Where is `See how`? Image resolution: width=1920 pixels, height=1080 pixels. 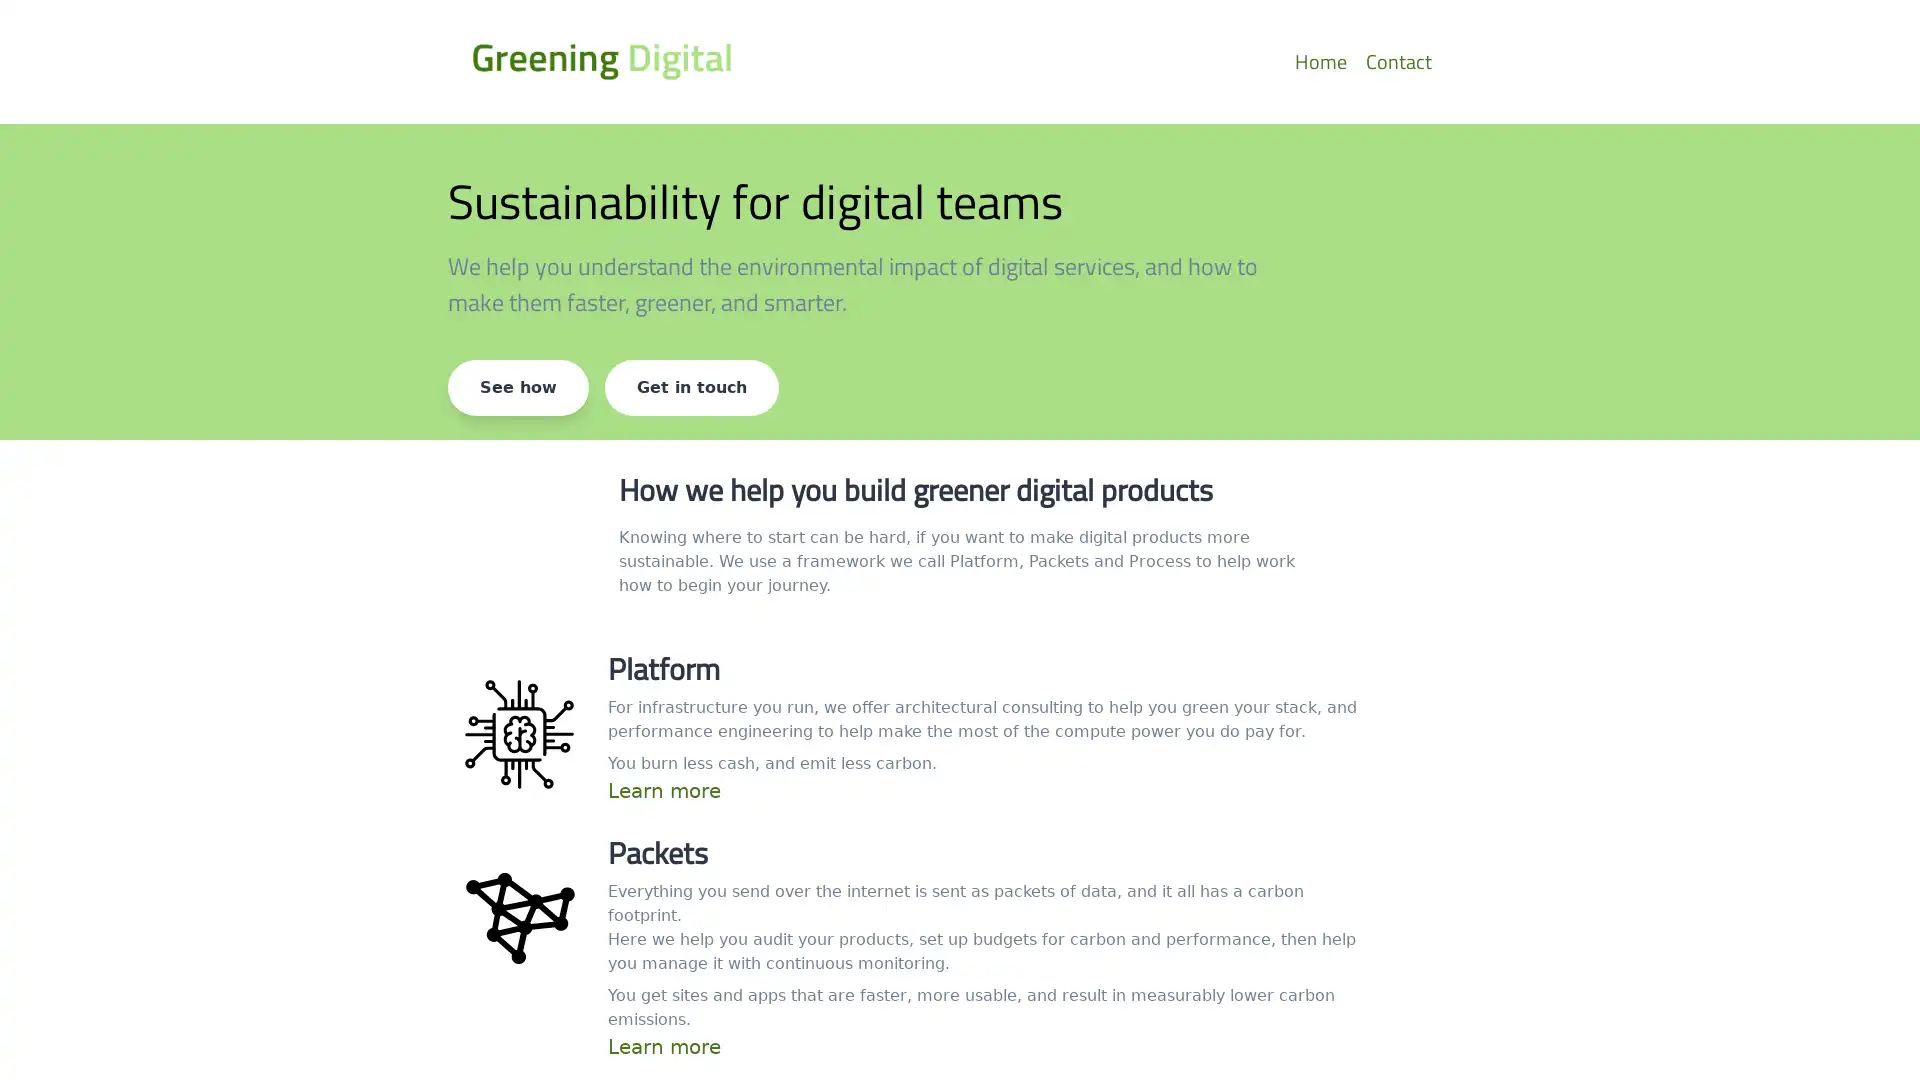 See how is located at coordinates (518, 388).